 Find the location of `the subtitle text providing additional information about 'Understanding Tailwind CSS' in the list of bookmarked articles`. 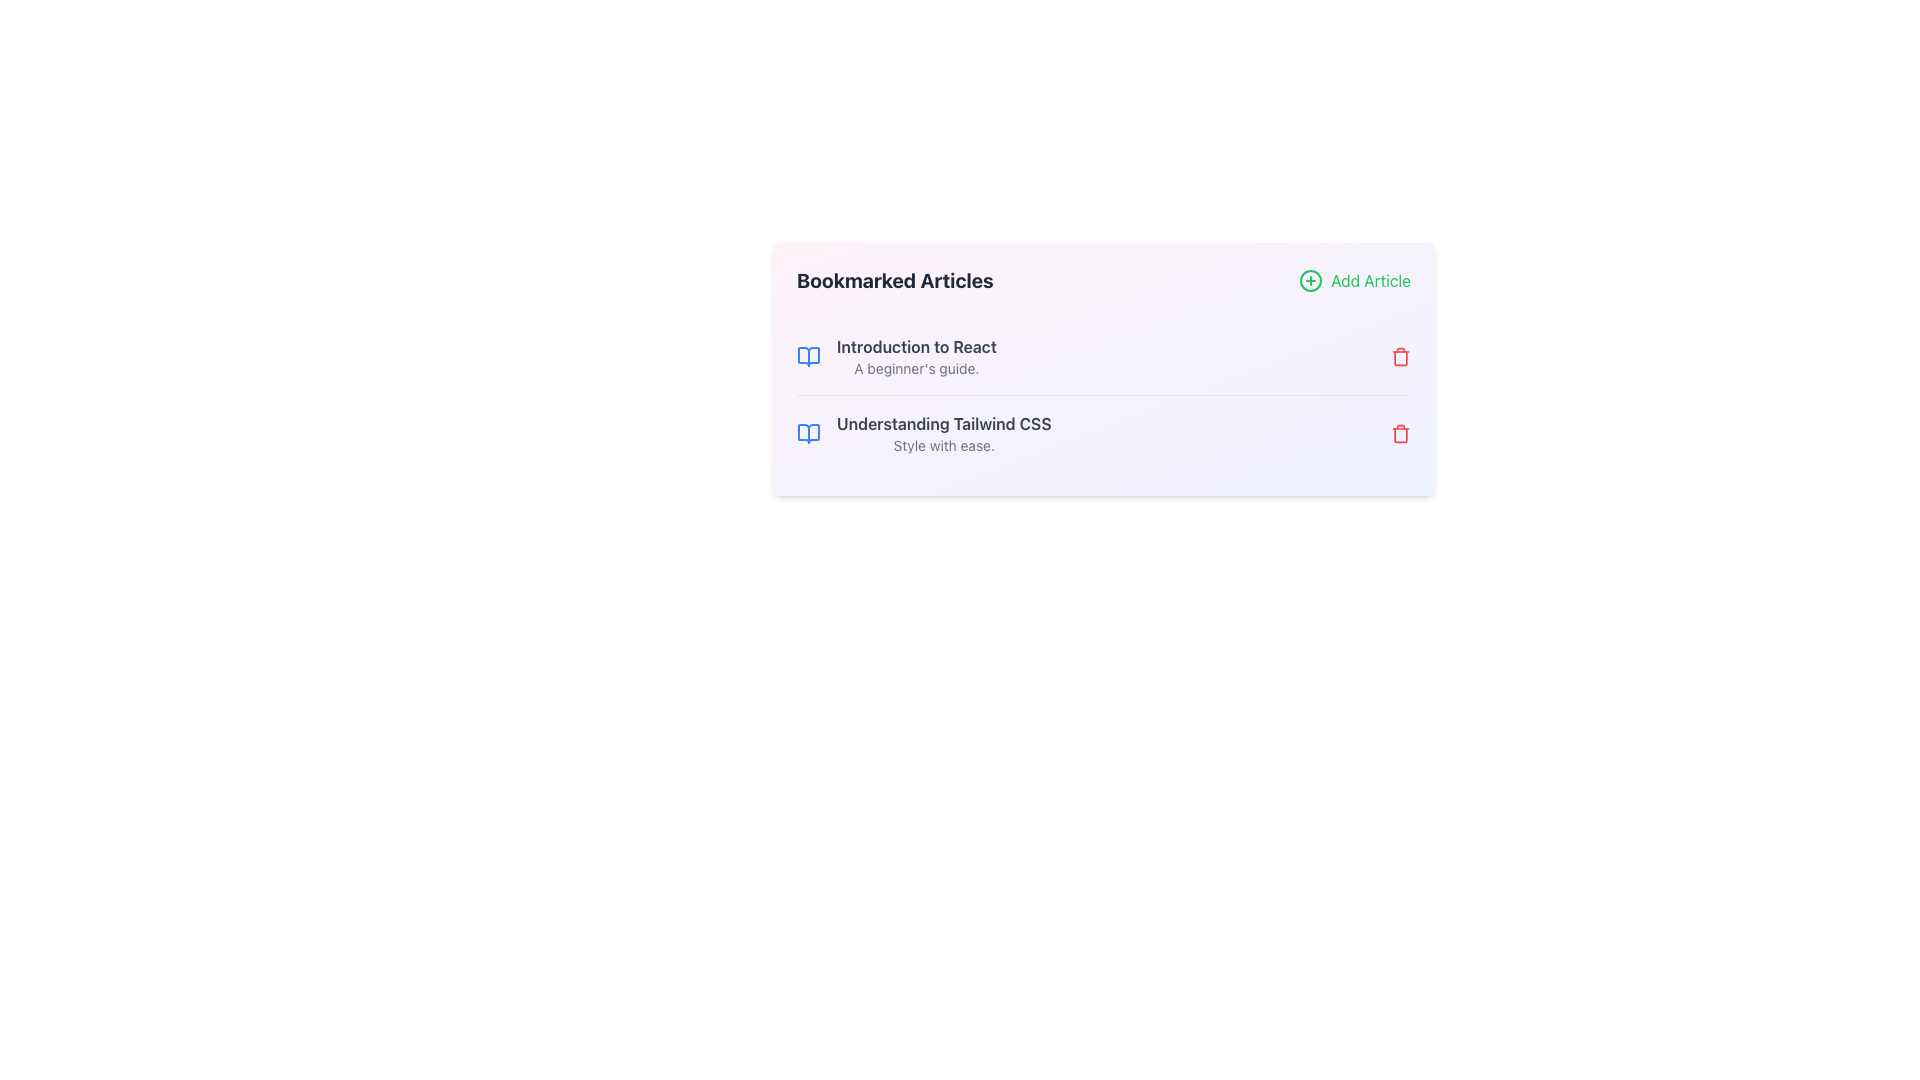

the subtitle text providing additional information about 'Understanding Tailwind CSS' in the list of bookmarked articles is located at coordinates (943, 445).